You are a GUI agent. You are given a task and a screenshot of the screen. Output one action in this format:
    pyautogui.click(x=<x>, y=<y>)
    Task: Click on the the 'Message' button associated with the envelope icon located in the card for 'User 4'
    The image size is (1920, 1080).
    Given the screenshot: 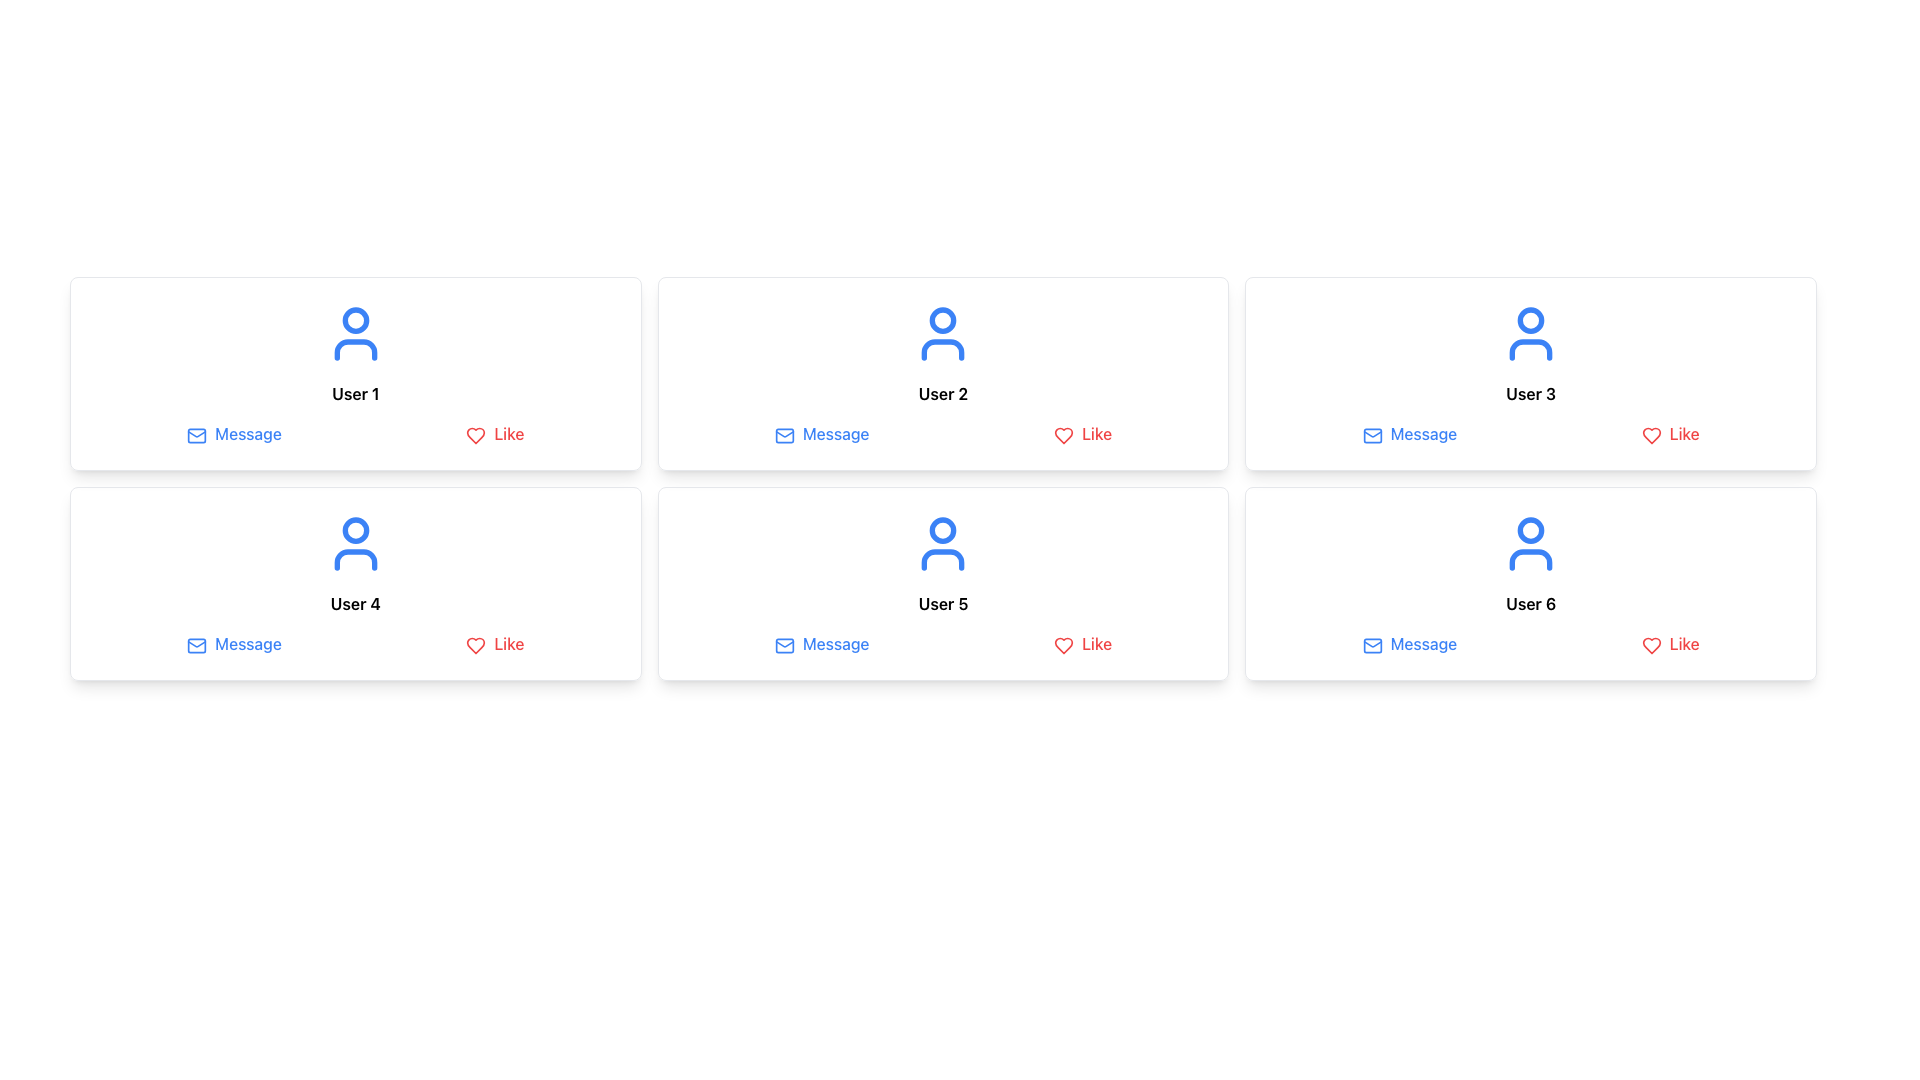 What is the action you would take?
    pyautogui.click(x=197, y=645)
    